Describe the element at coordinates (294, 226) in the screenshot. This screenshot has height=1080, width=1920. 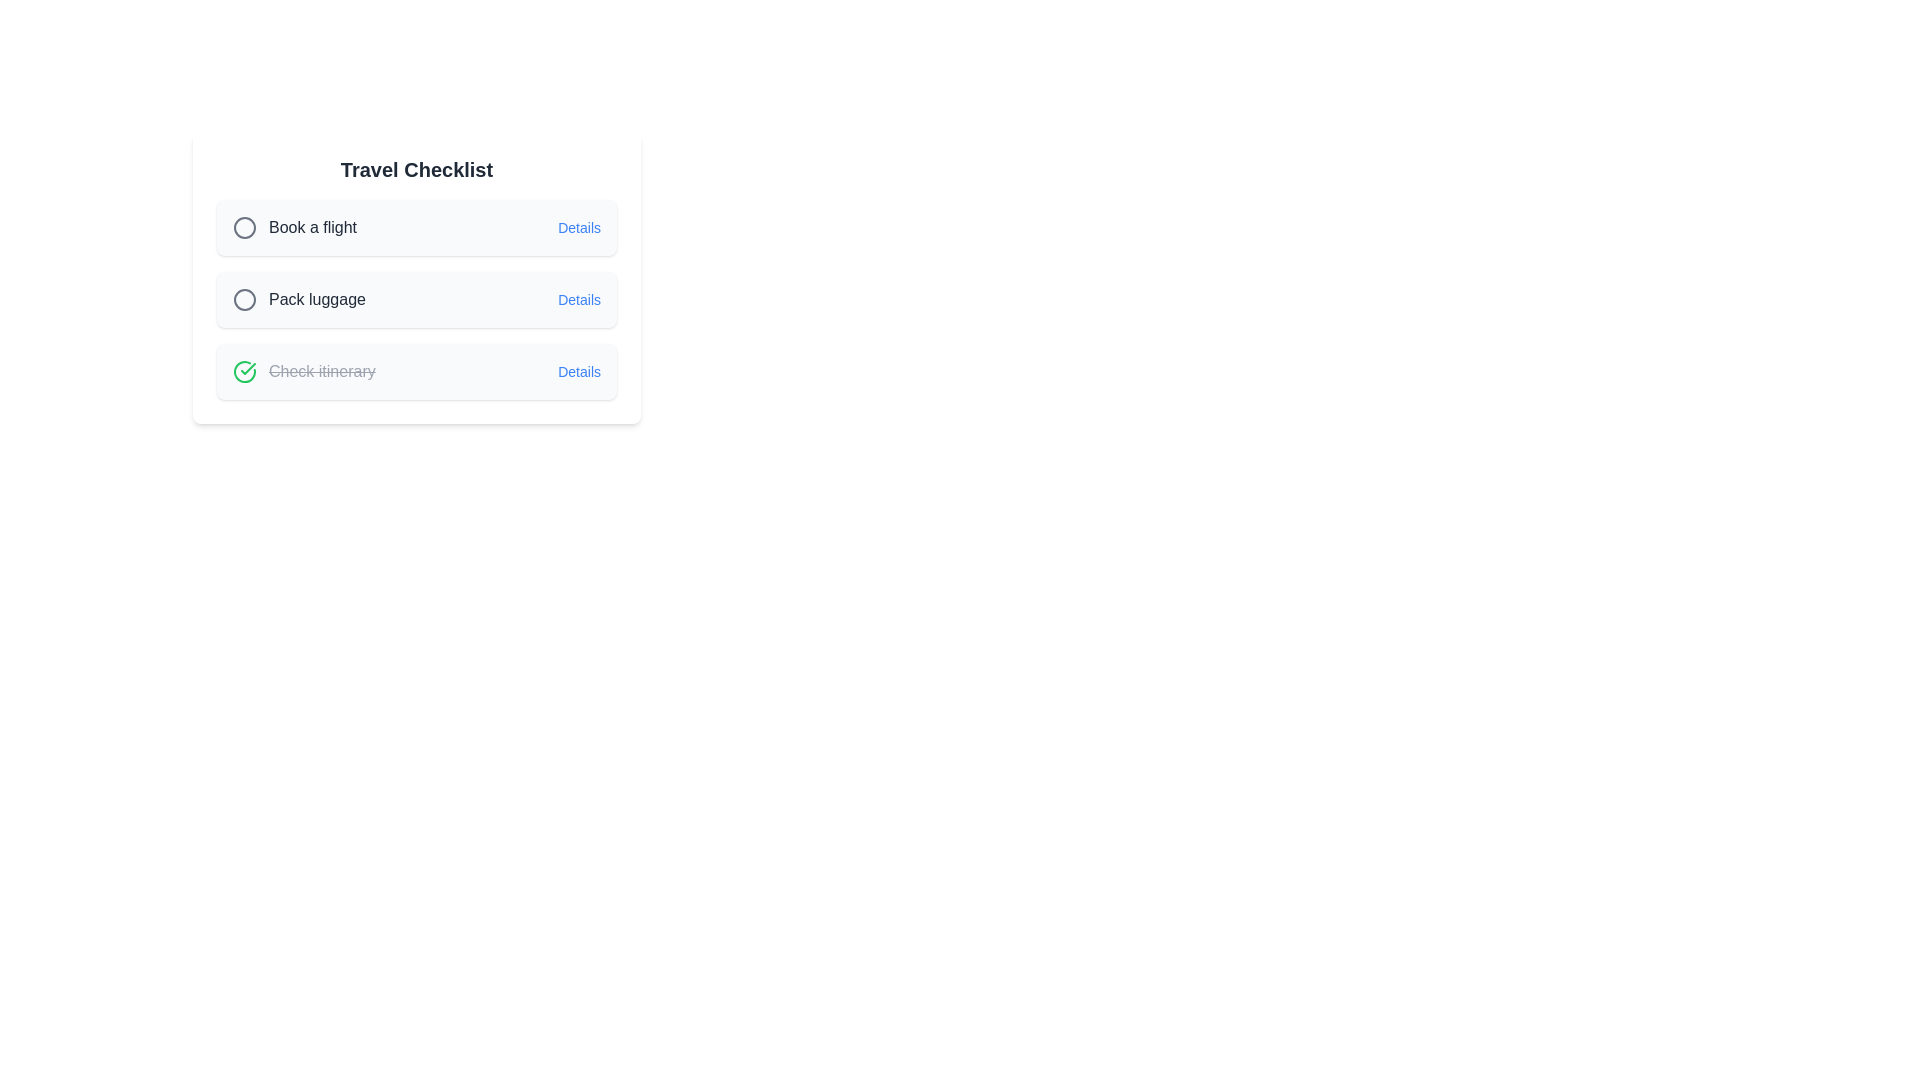
I see `the 'Book a flight' text label, which is the primary label in the top row of the checklist and styled with a gray color scheme` at that location.